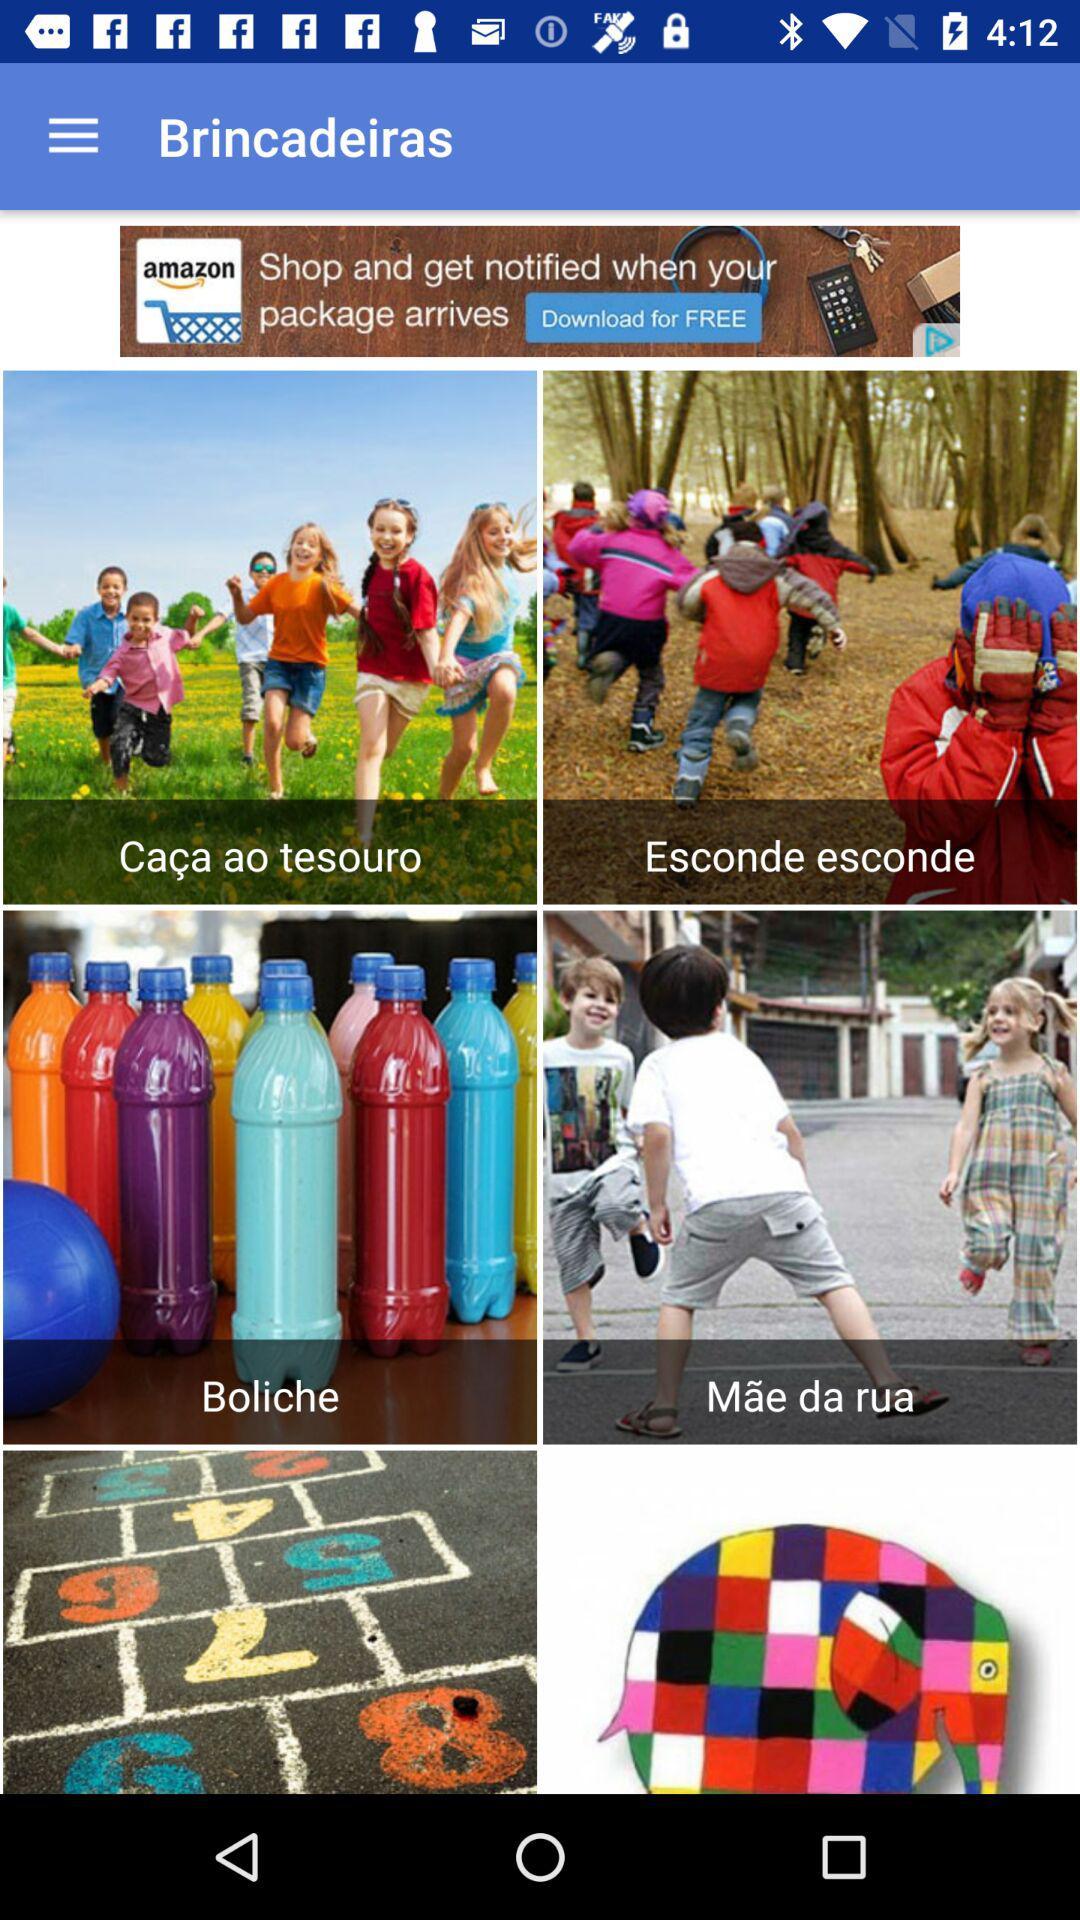  I want to click on click on advertisement, so click(540, 290).